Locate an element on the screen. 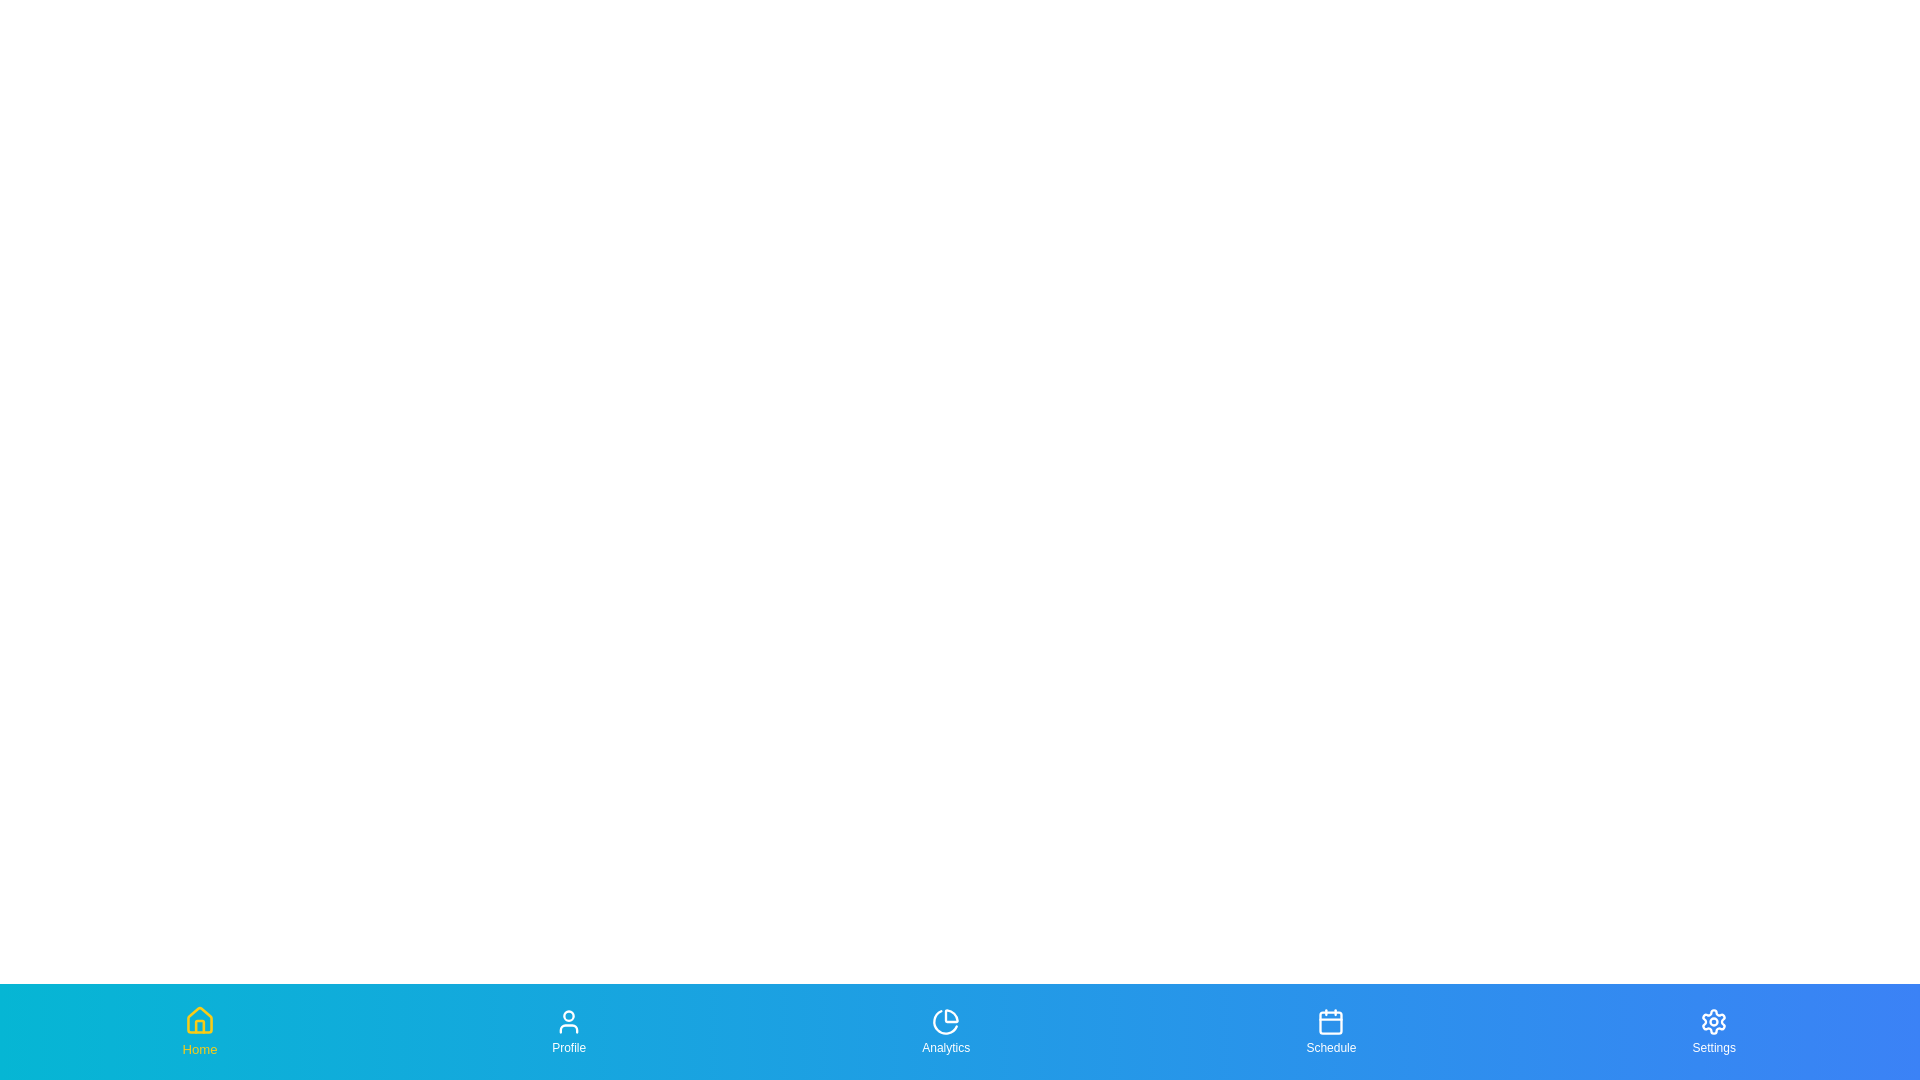  the Schedule tab in the bottom navigation bar is located at coordinates (1330, 1032).